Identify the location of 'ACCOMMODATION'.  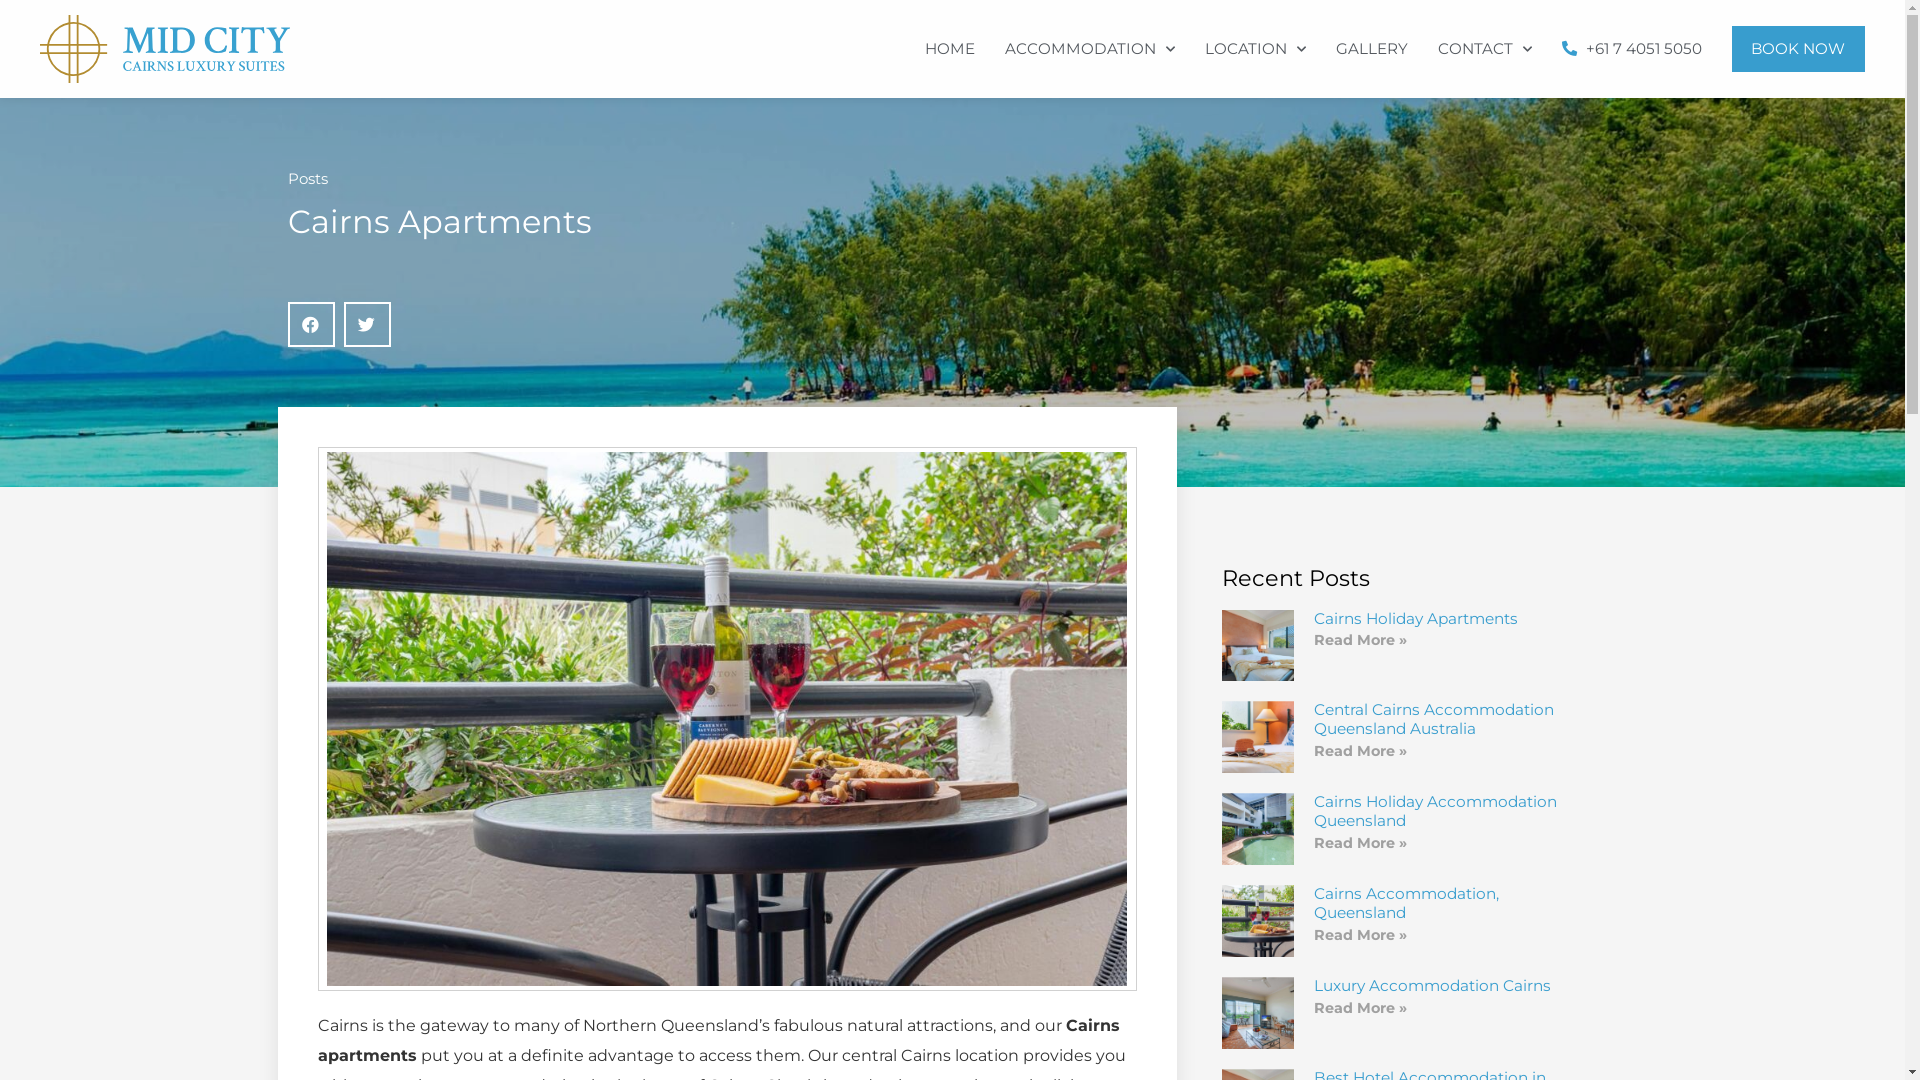
(1088, 48).